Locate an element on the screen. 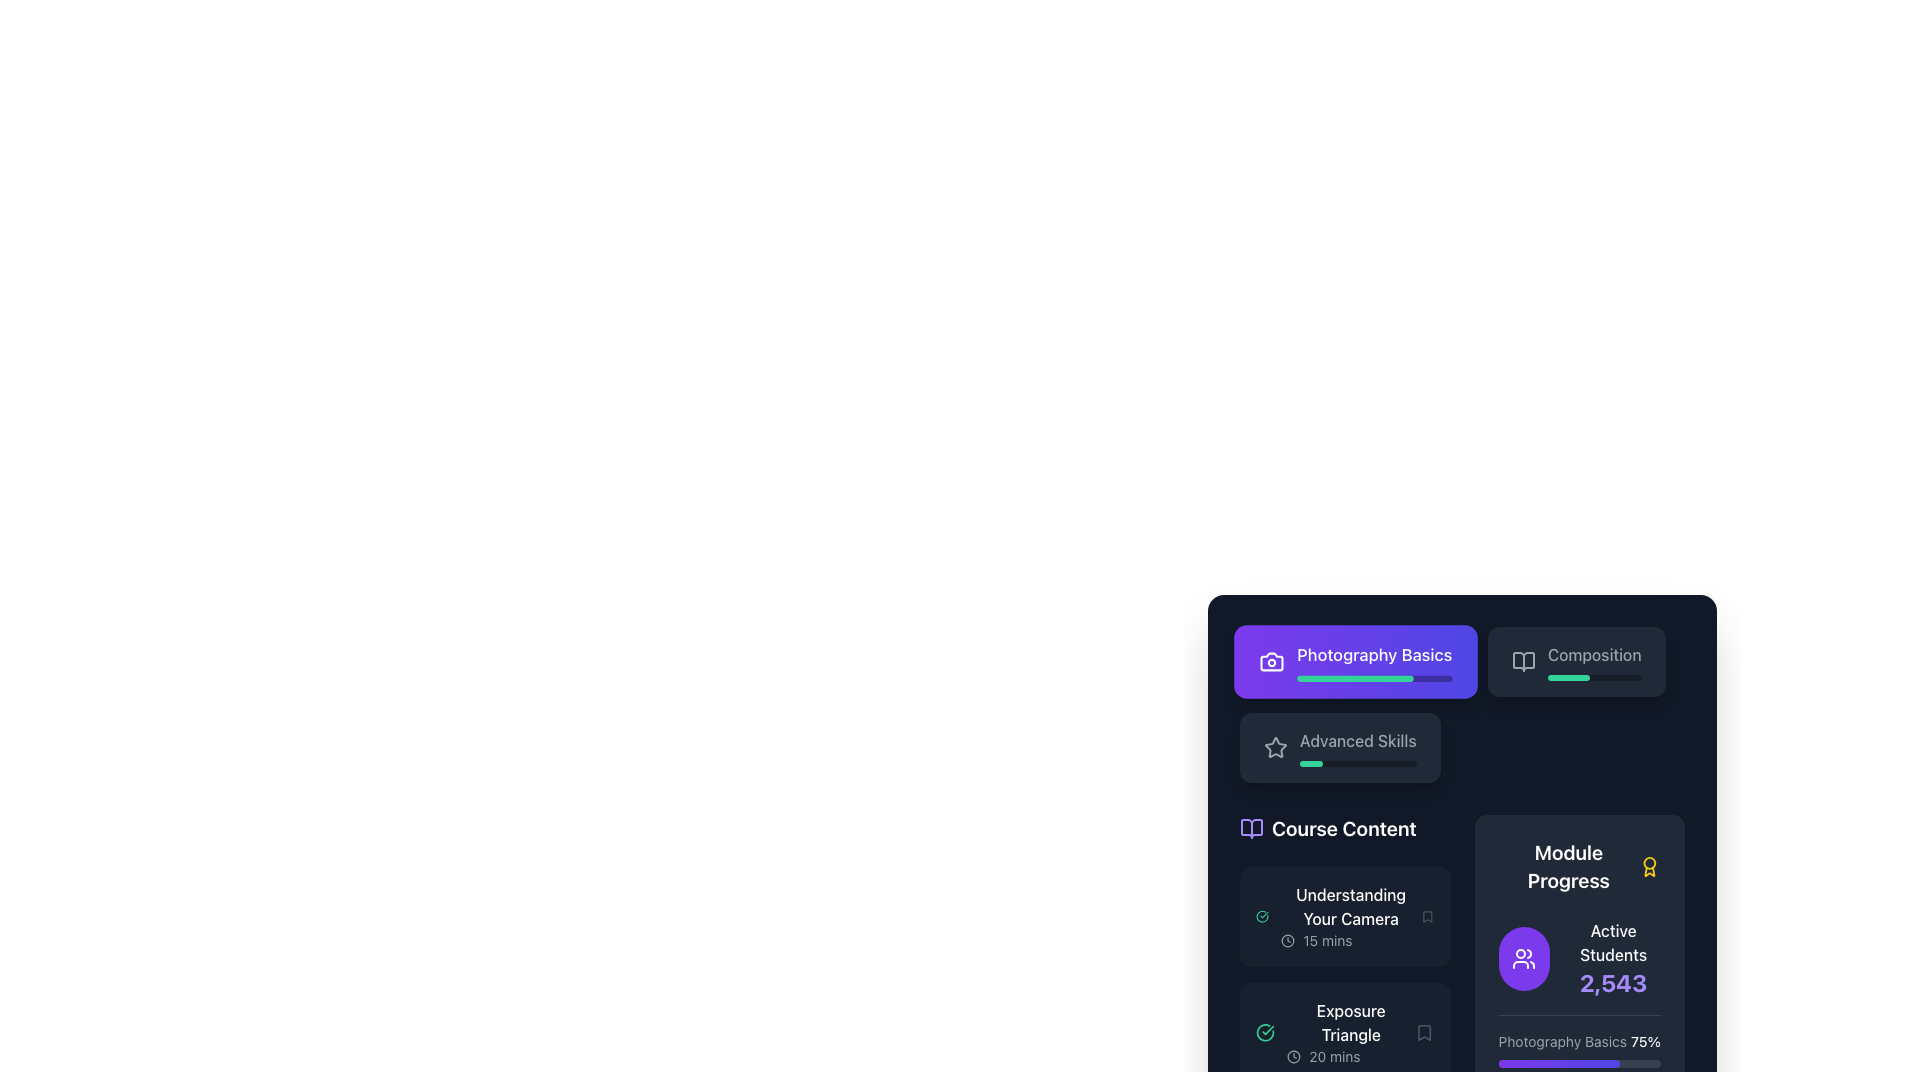 The height and width of the screenshot is (1080, 1920). the green circular icon with a checkmark inside, indicating completion, located in the 'Exposure Triangle' section is located at coordinates (1264, 1033).